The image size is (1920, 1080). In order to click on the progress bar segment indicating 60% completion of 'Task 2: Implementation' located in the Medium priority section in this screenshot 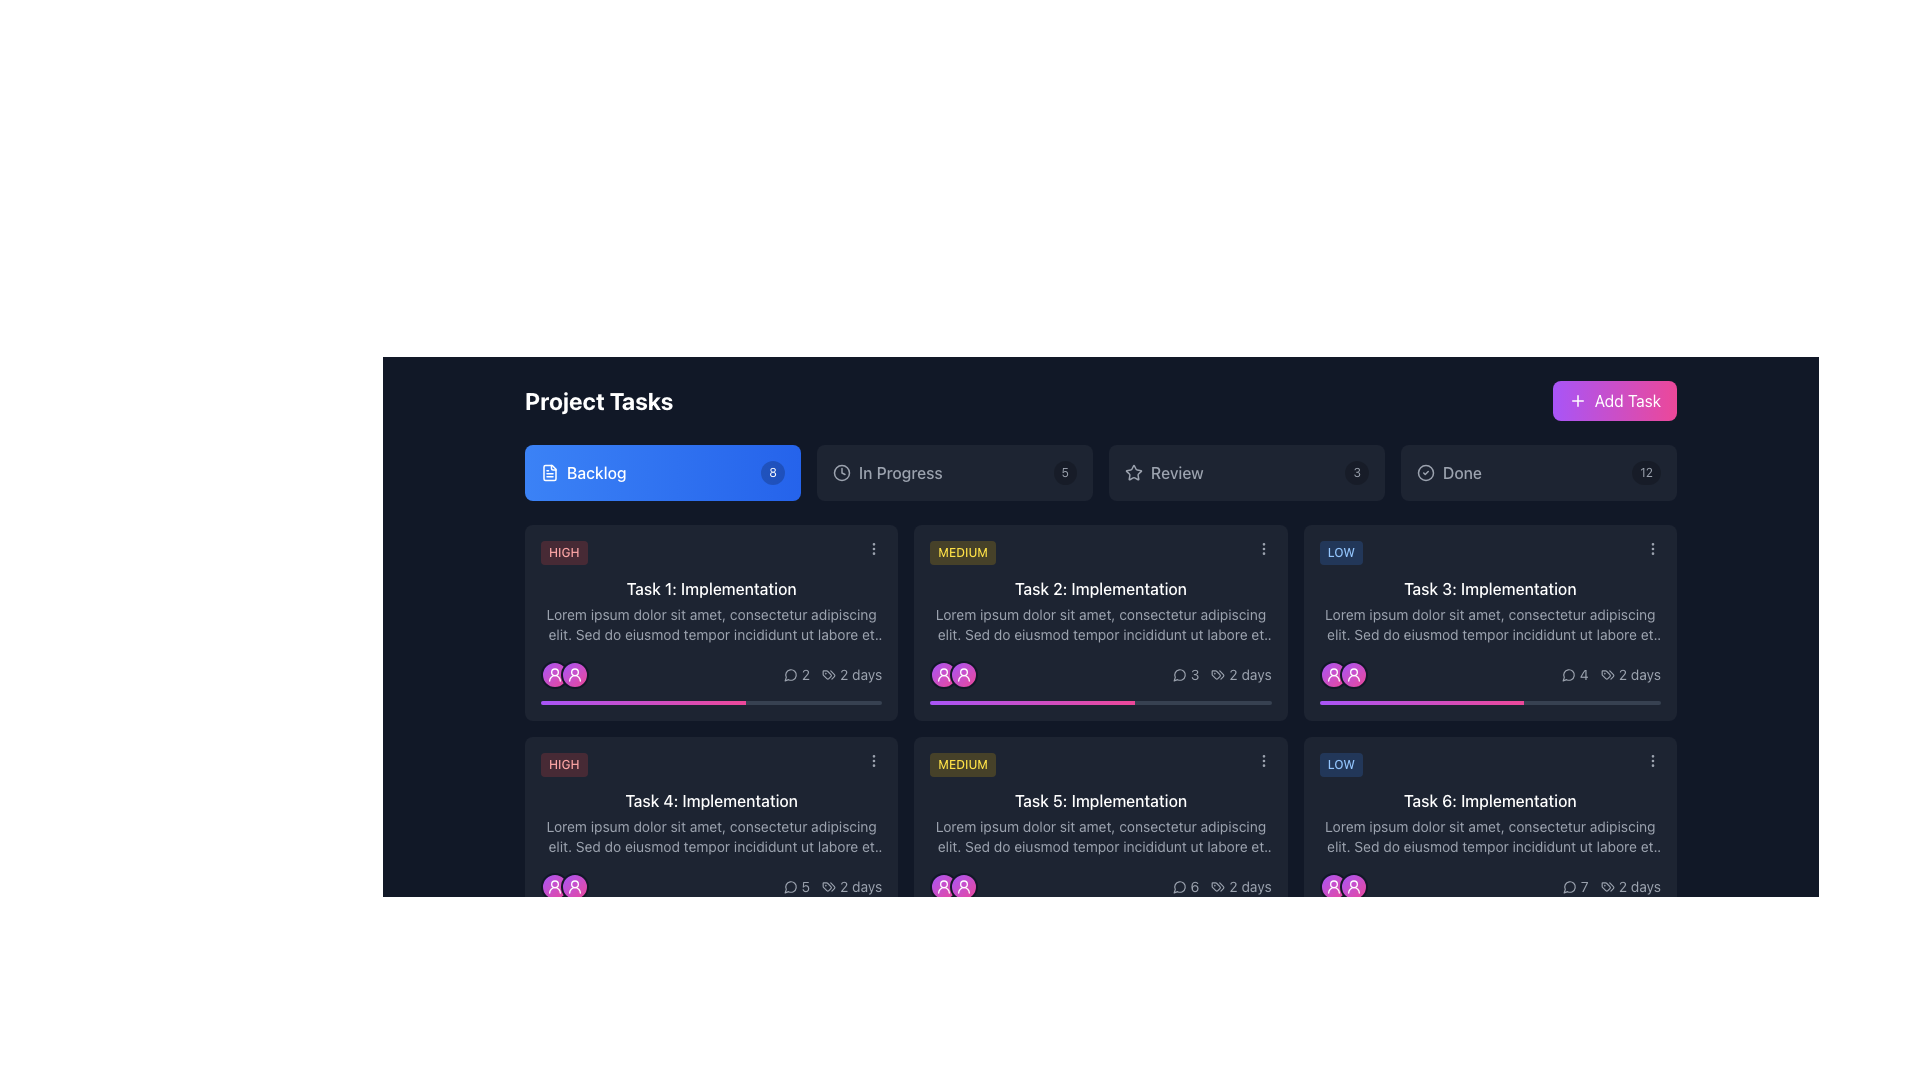, I will do `click(1032, 701)`.